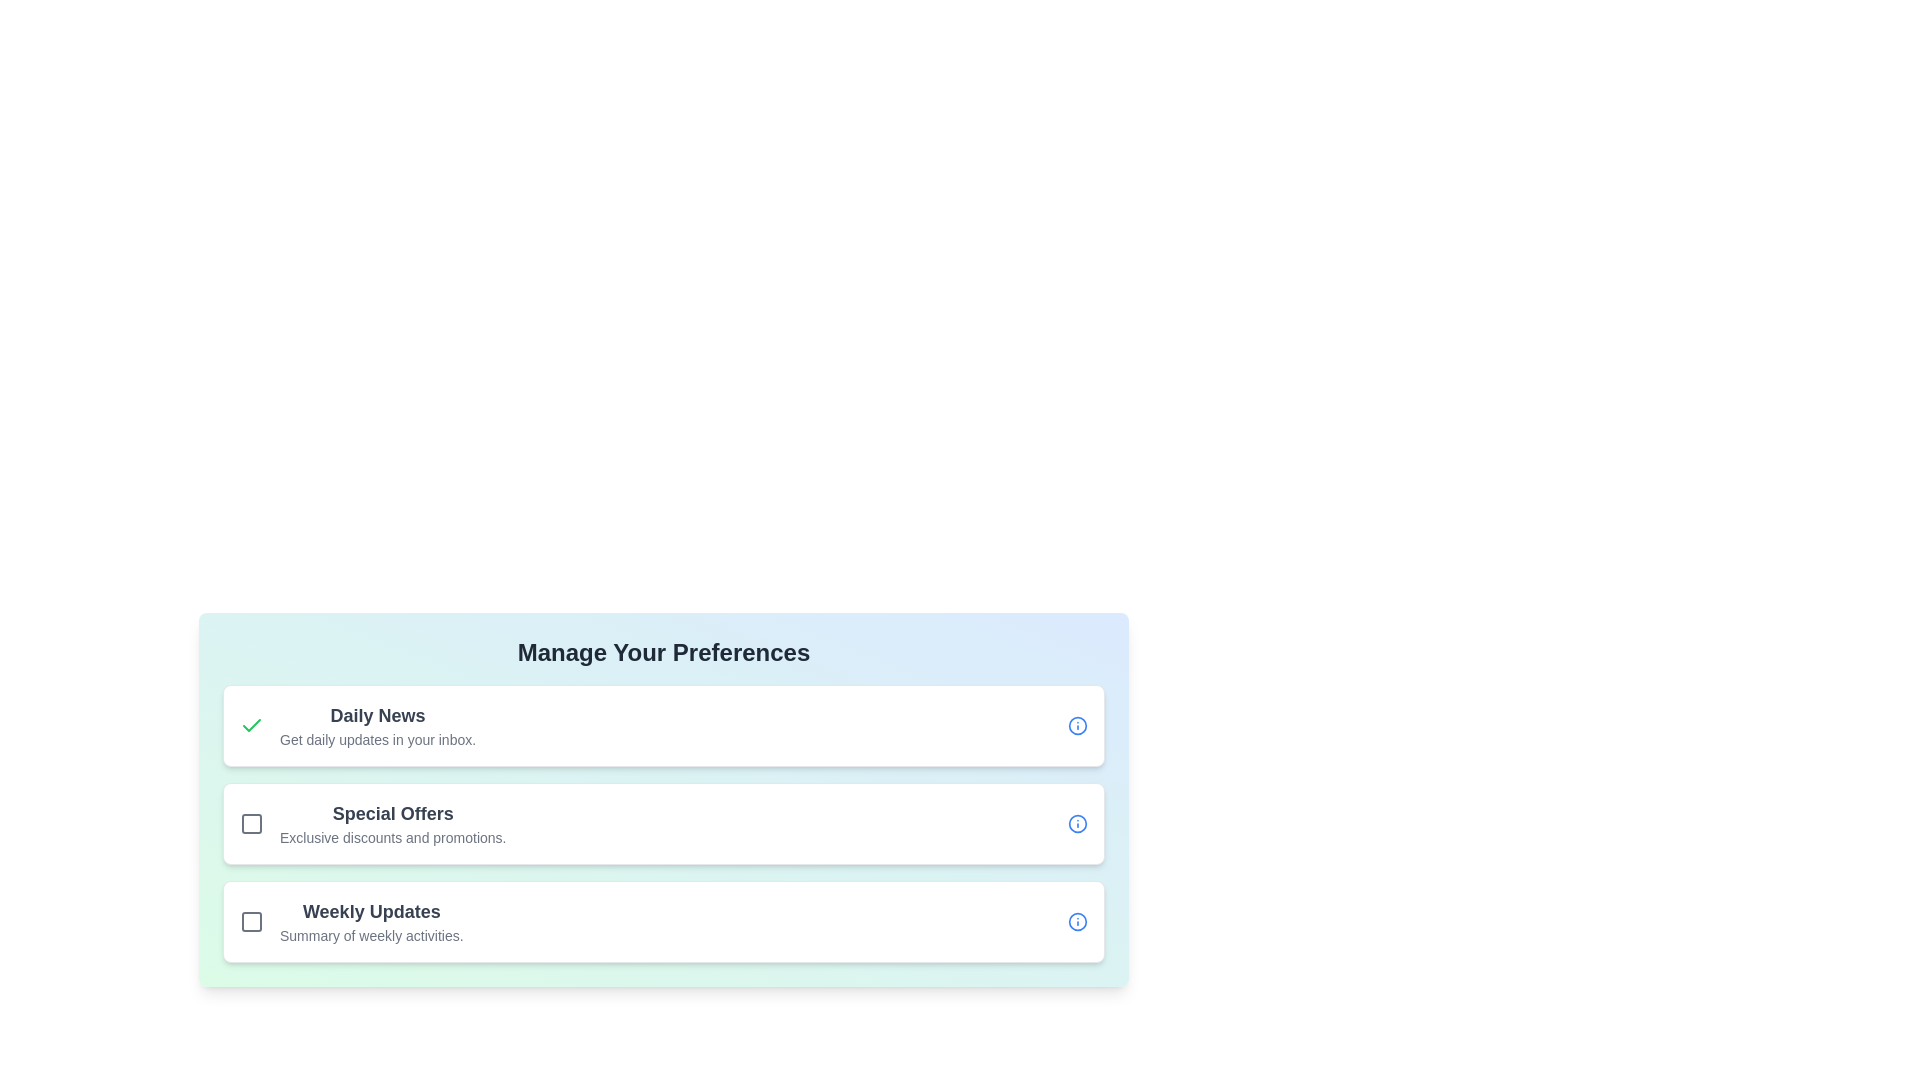 The width and height of the screenshot is (1920, 1080). Describe the element at coordinates (1077, 824) in the screenshot. I see `the Information icon, which is a circular icon with a blue outline featuring an 'i' symbol in the center, located on the far right side of the 'Special Offers' card` at that location.